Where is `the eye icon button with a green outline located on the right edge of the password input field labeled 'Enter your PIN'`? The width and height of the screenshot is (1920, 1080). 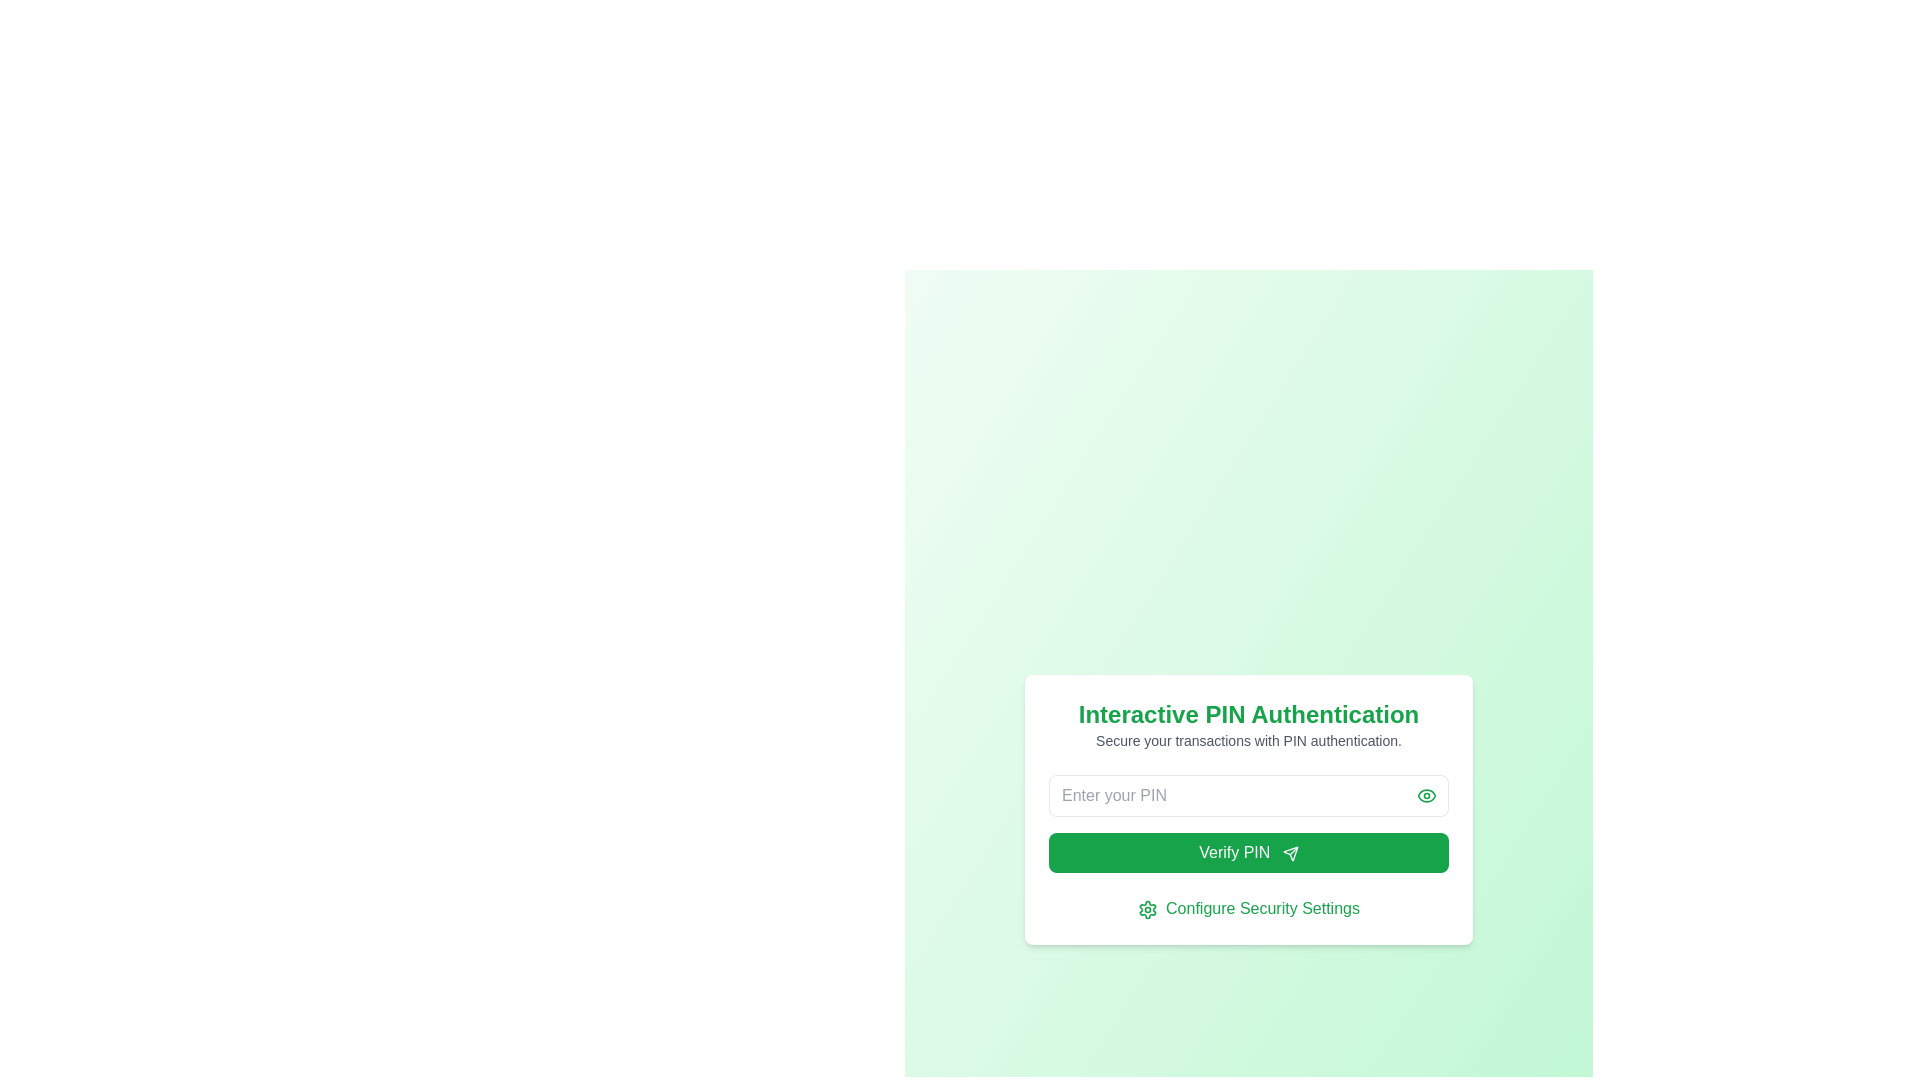 the eye icon button with a green outline located on the right edge of the password input field labeled 'Enter your PIN' is located at coordinates (1425, 794).